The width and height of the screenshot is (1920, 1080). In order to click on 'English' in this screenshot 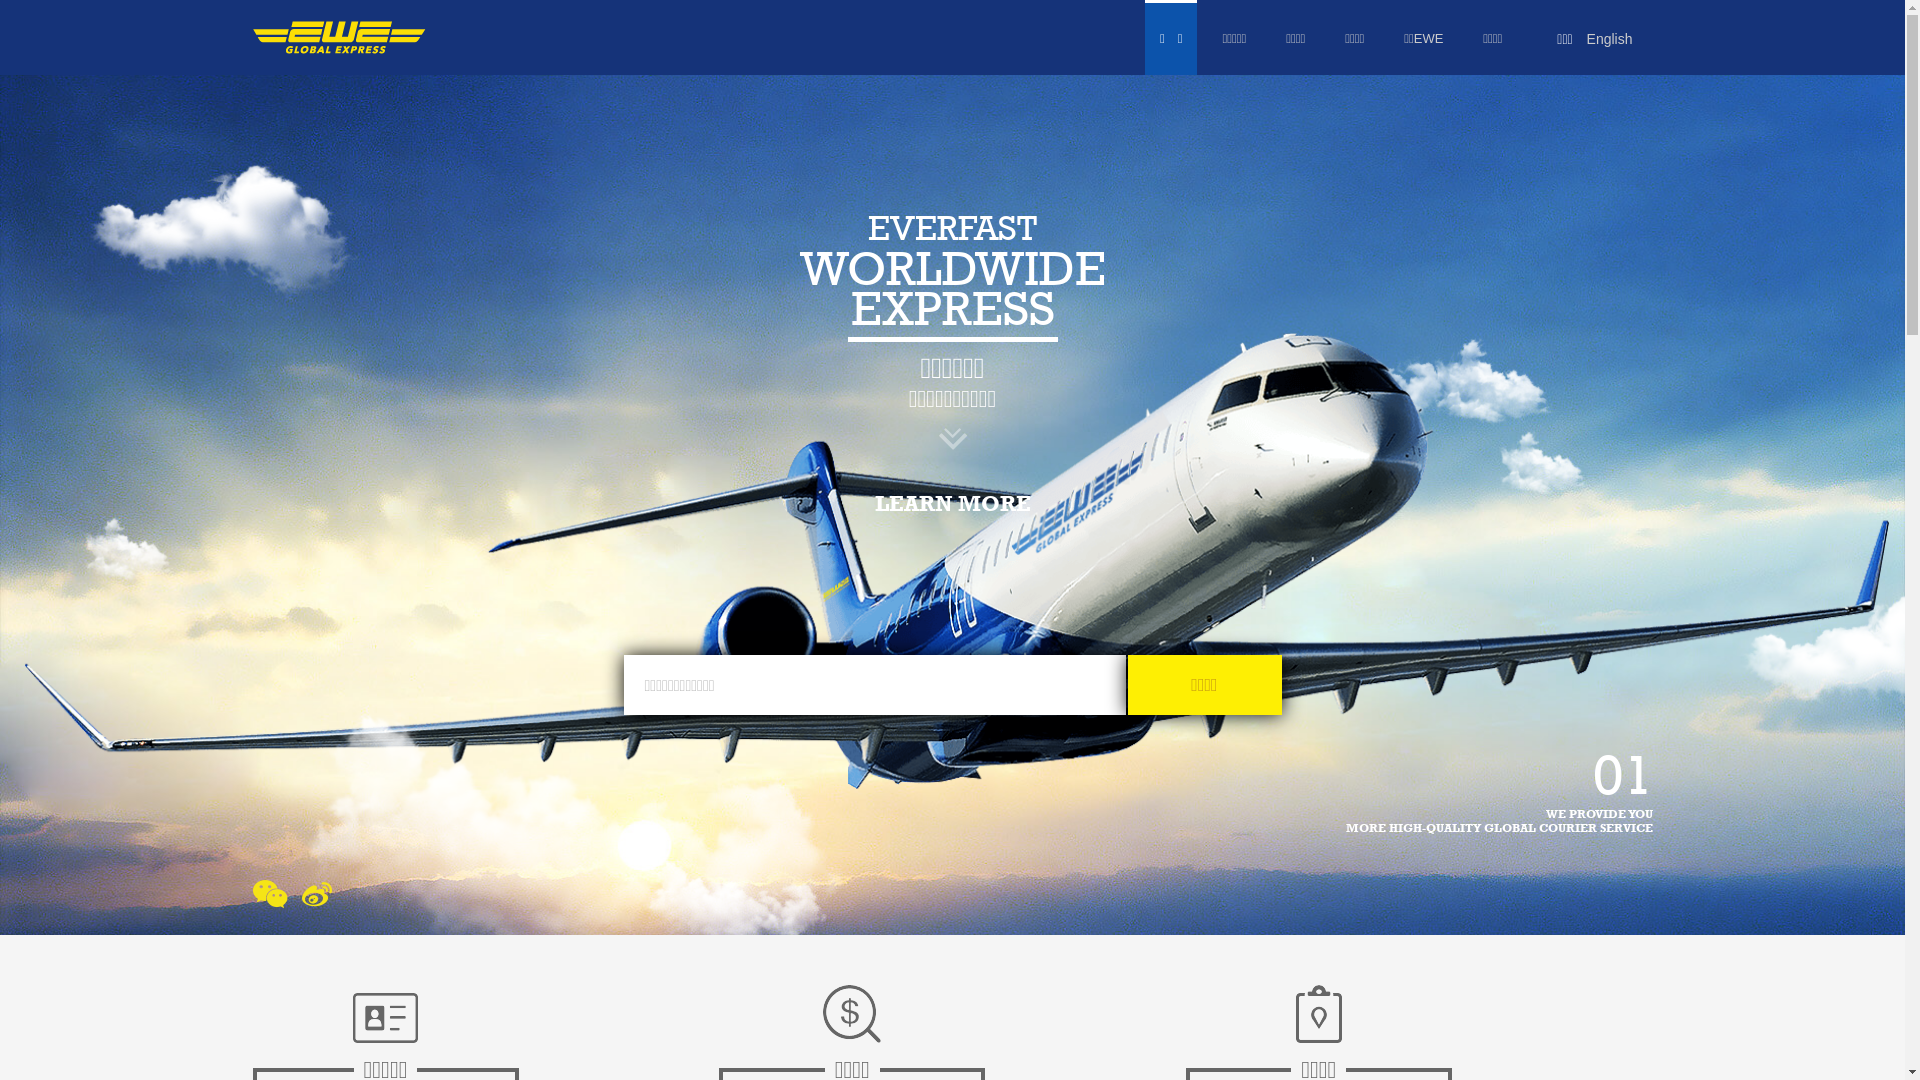, I will do `click(1609, 38)`.